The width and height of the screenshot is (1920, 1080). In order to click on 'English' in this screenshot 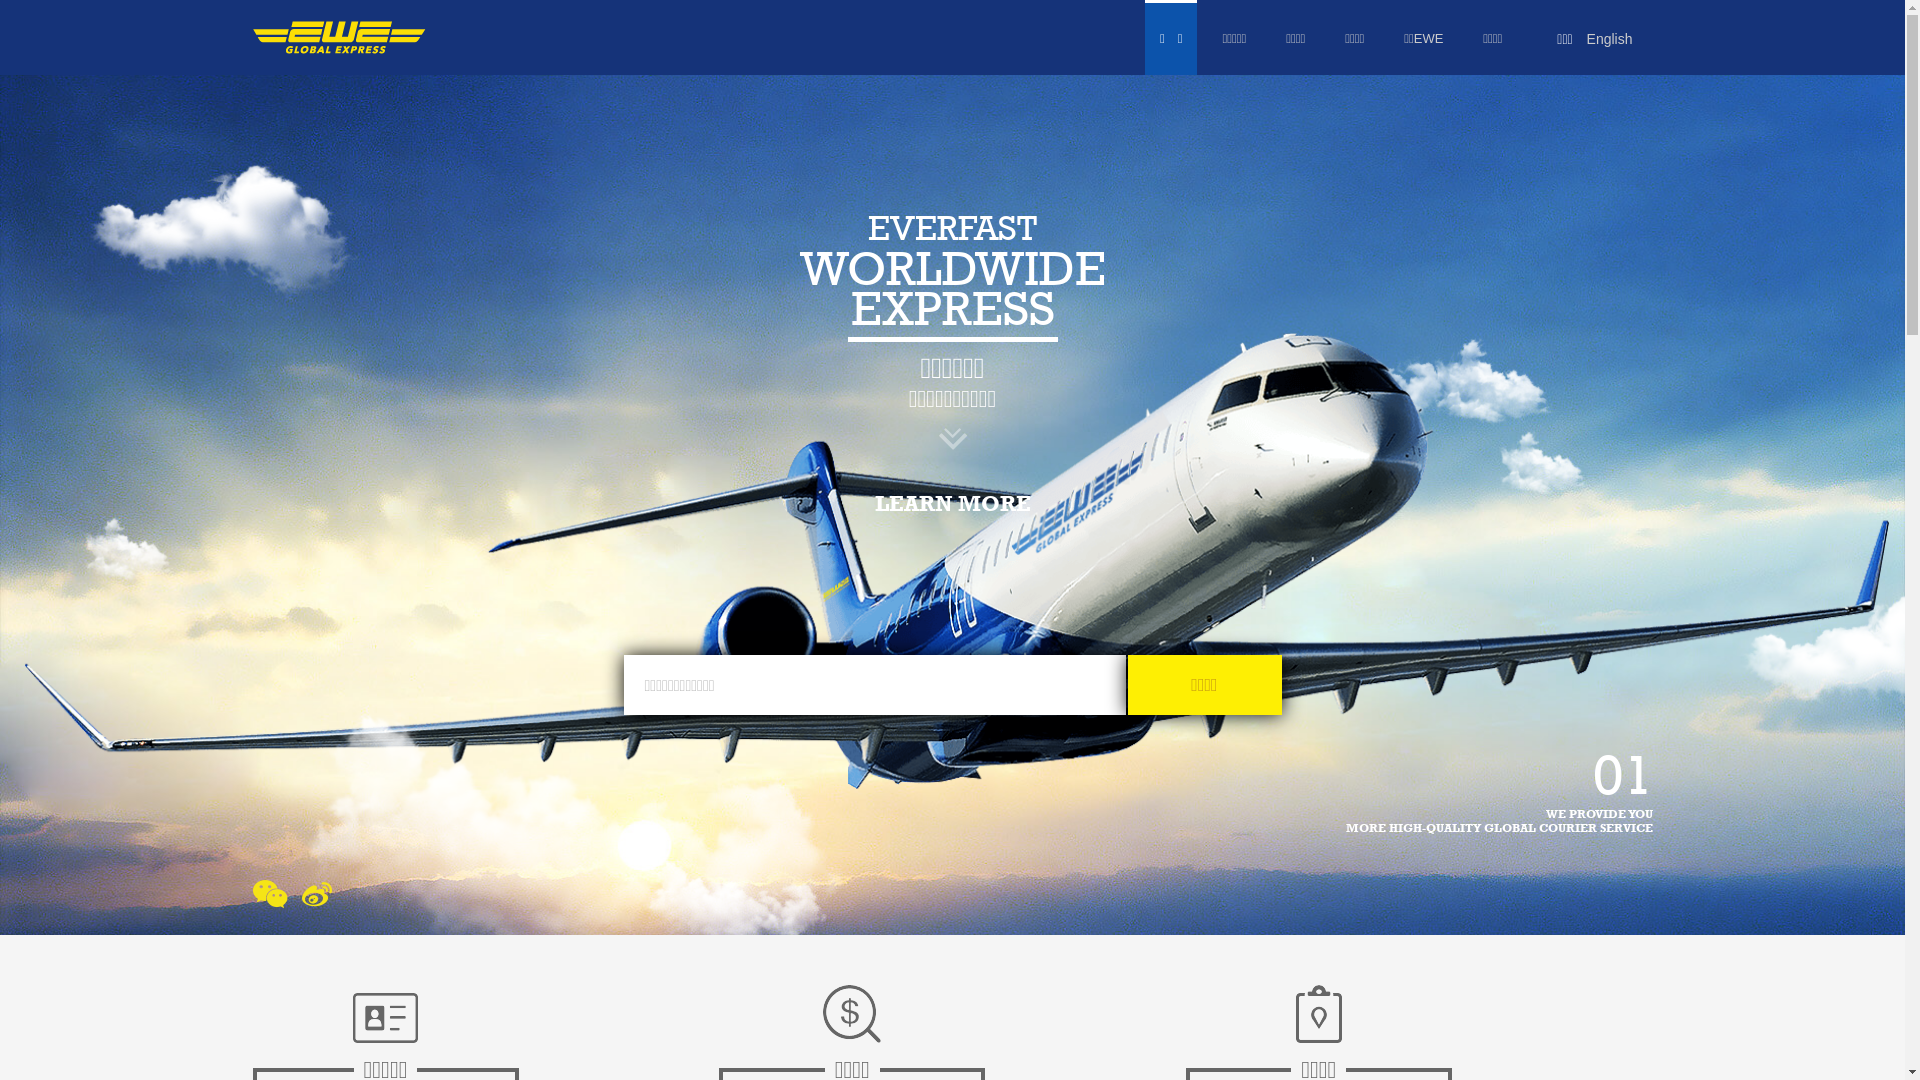, I will do `click(1609, 38)`.